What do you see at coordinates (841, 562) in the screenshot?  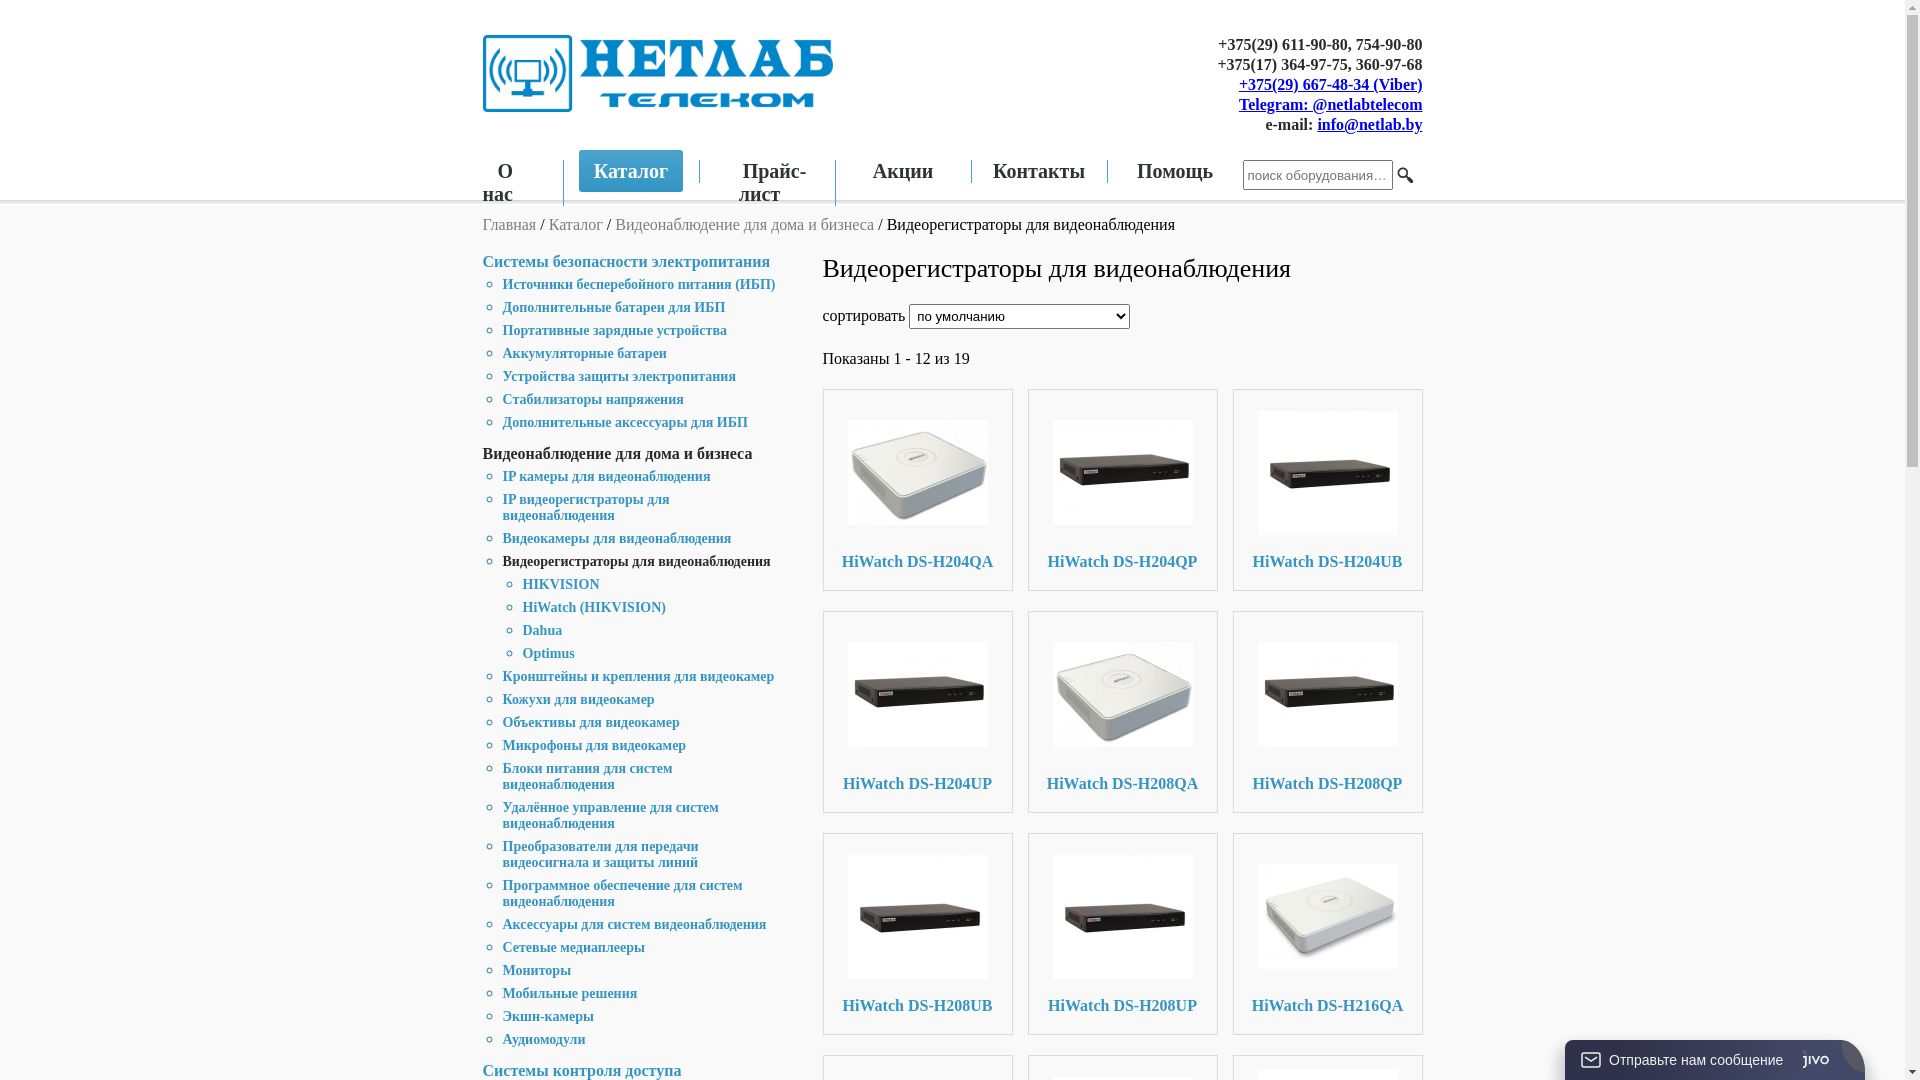 I see `'HiWatch DS-H204QA'` at bounding box center [841, 562].